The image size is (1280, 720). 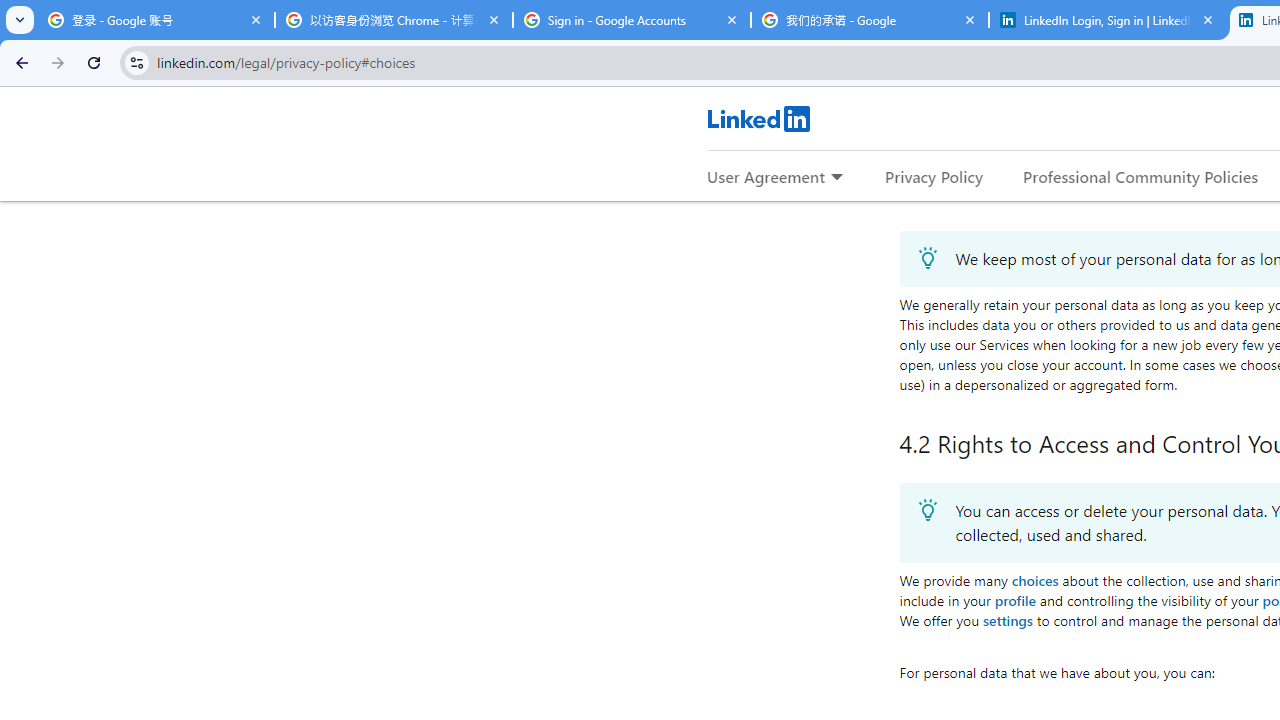 What do you see at coordinates (836, 177) in the screenshot?
I see `'Expand to show more links for User Agreement'` at bounding box center [836, 177].